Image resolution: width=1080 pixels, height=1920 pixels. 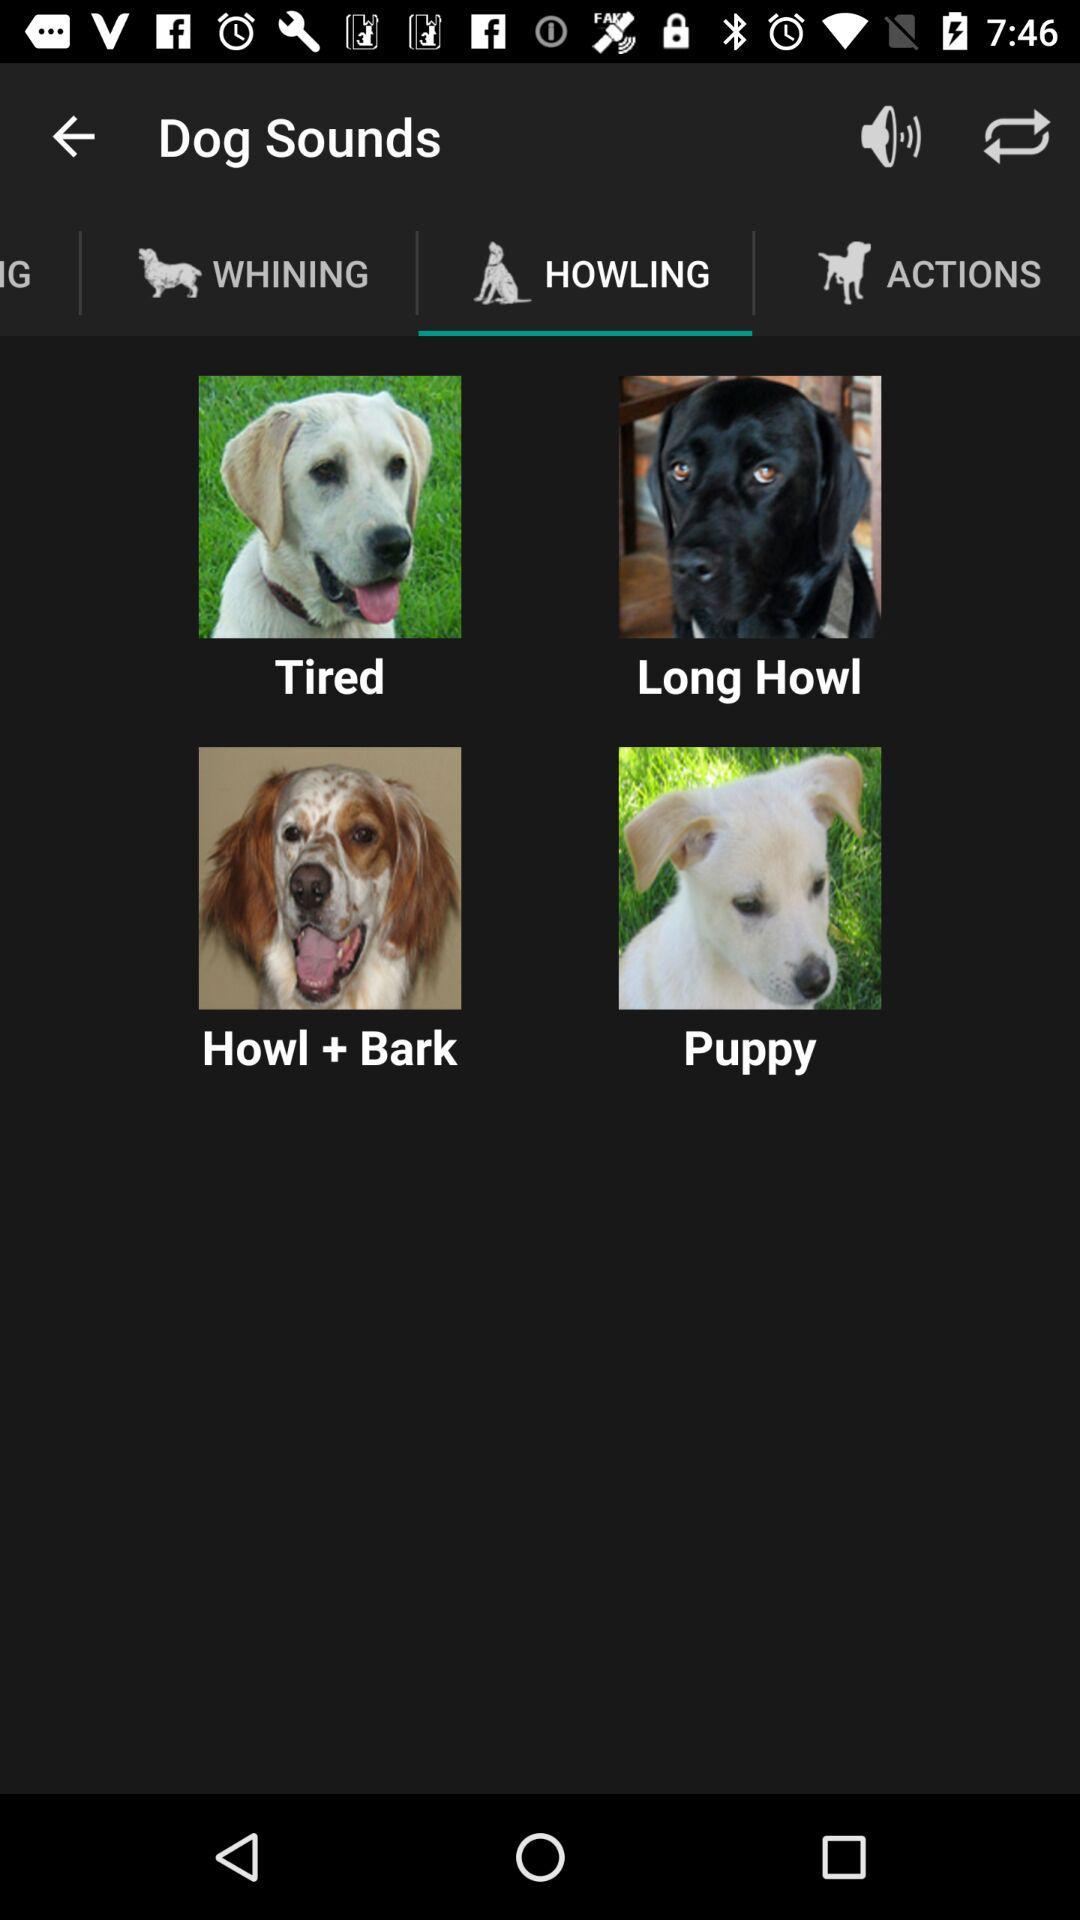 I want to click on listen to puppy, so click(x=749, y=878).